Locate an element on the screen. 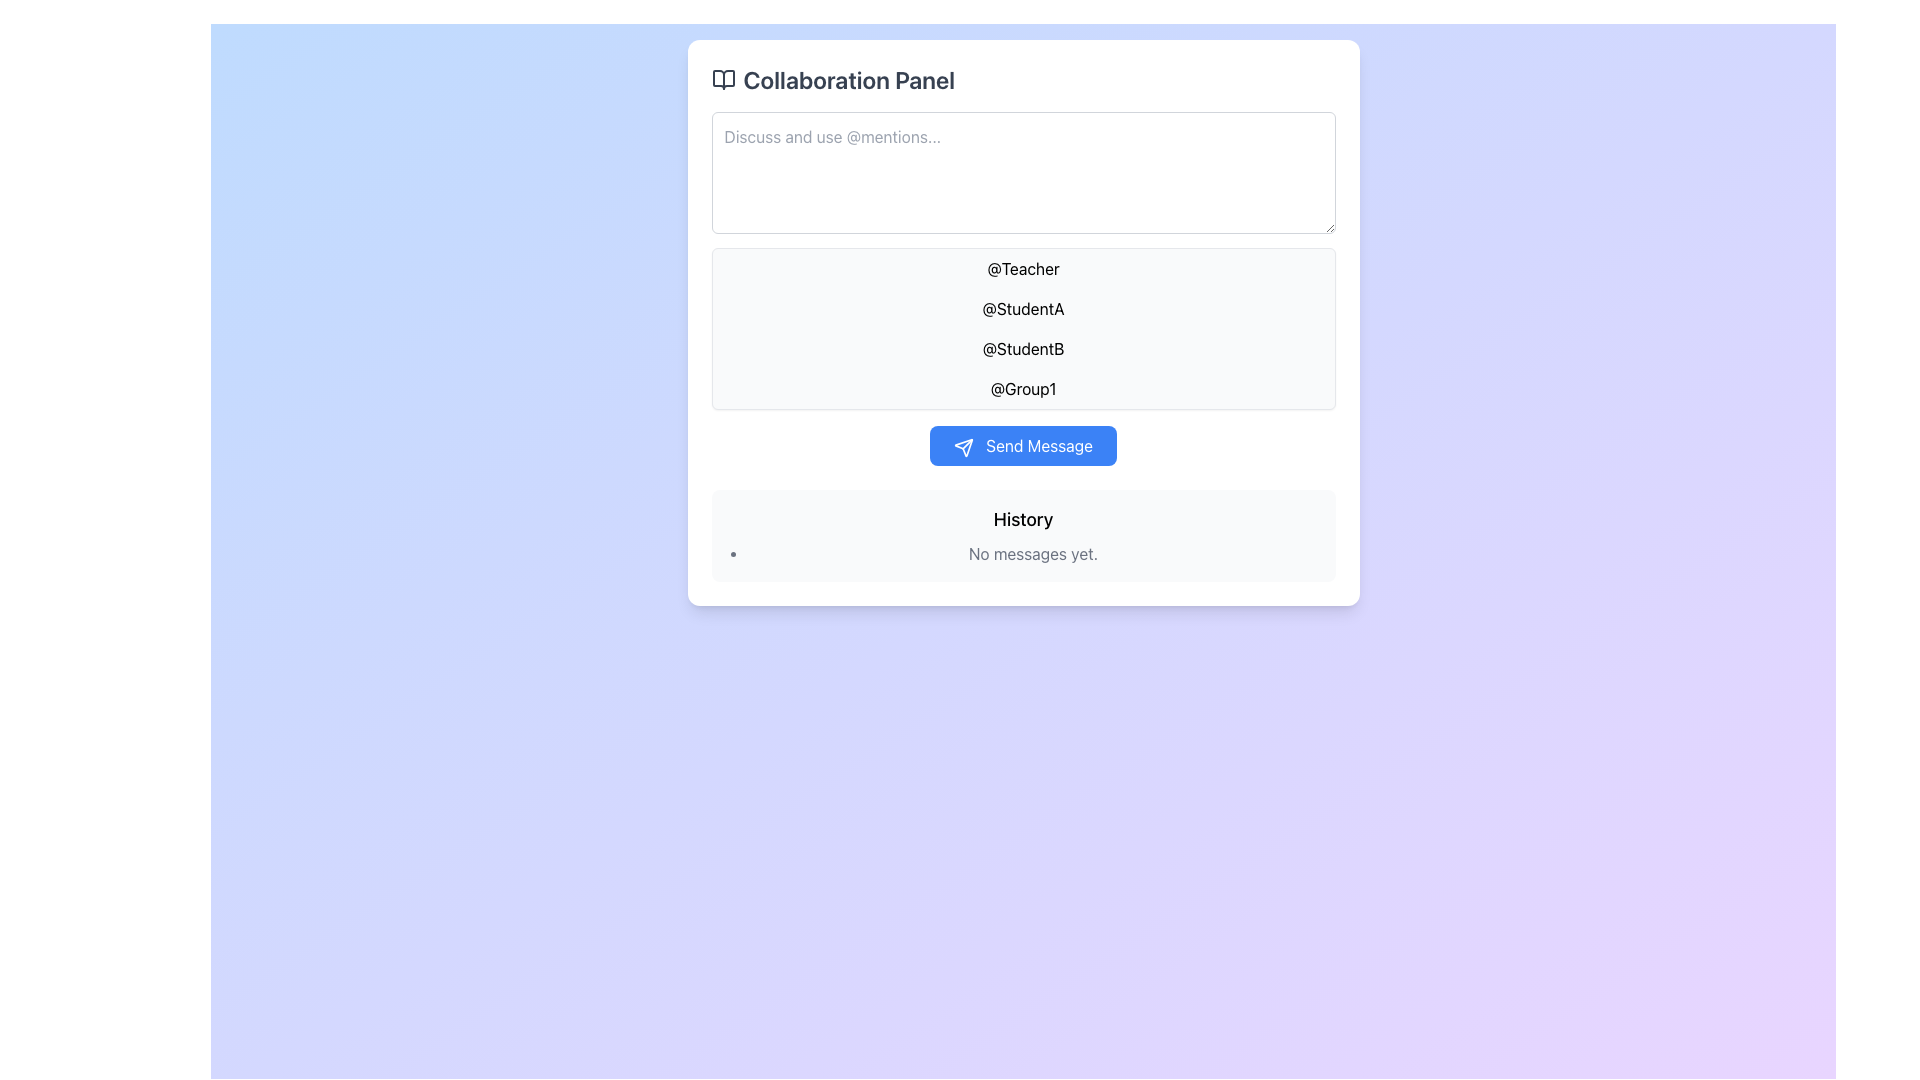  the details of the send message icon located on the left side of the 'Send Message' button at the bottom of the panel is located at coordinates (964, 446).